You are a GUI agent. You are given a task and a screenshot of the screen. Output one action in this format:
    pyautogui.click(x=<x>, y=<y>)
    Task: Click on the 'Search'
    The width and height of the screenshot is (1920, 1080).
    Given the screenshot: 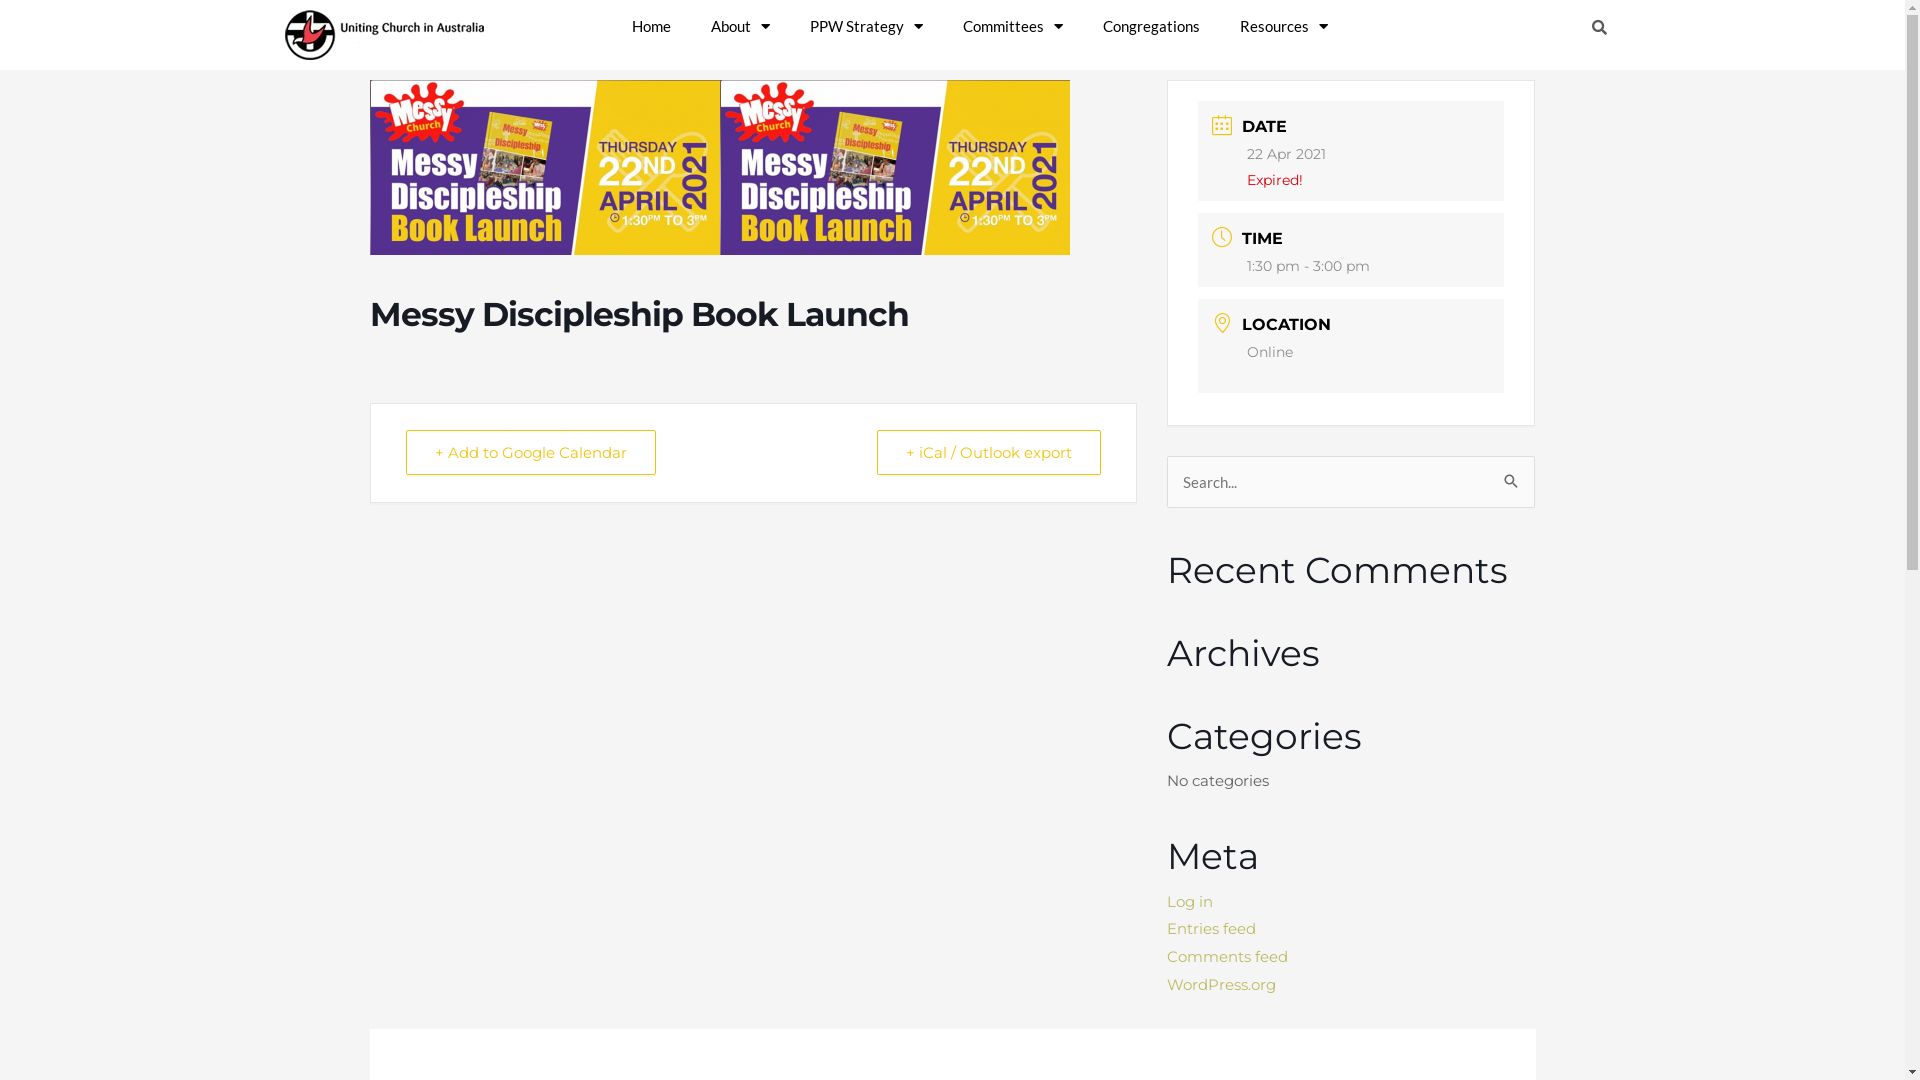 What is the action you would take?
    pyautogui.click(x=1573, y=27)
    